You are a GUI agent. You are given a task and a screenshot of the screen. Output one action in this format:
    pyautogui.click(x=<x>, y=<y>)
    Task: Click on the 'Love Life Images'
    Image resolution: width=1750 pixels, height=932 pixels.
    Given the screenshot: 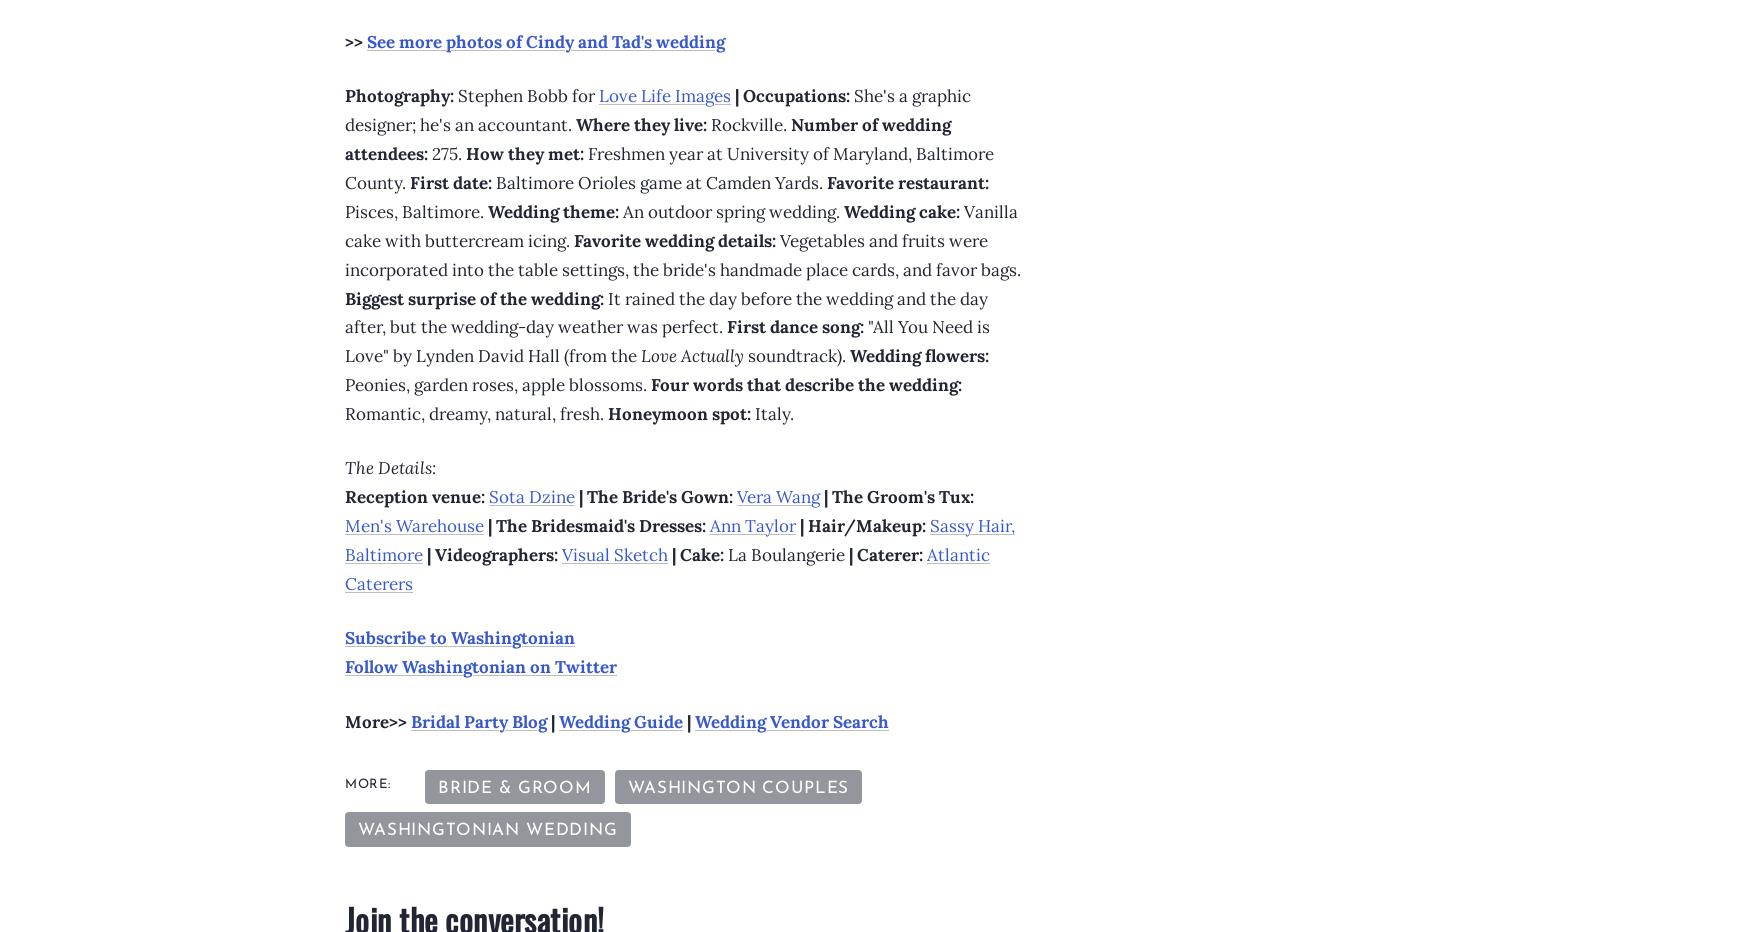 What is the action you would take?
    pyautogui.click(x=664, y=95)
    